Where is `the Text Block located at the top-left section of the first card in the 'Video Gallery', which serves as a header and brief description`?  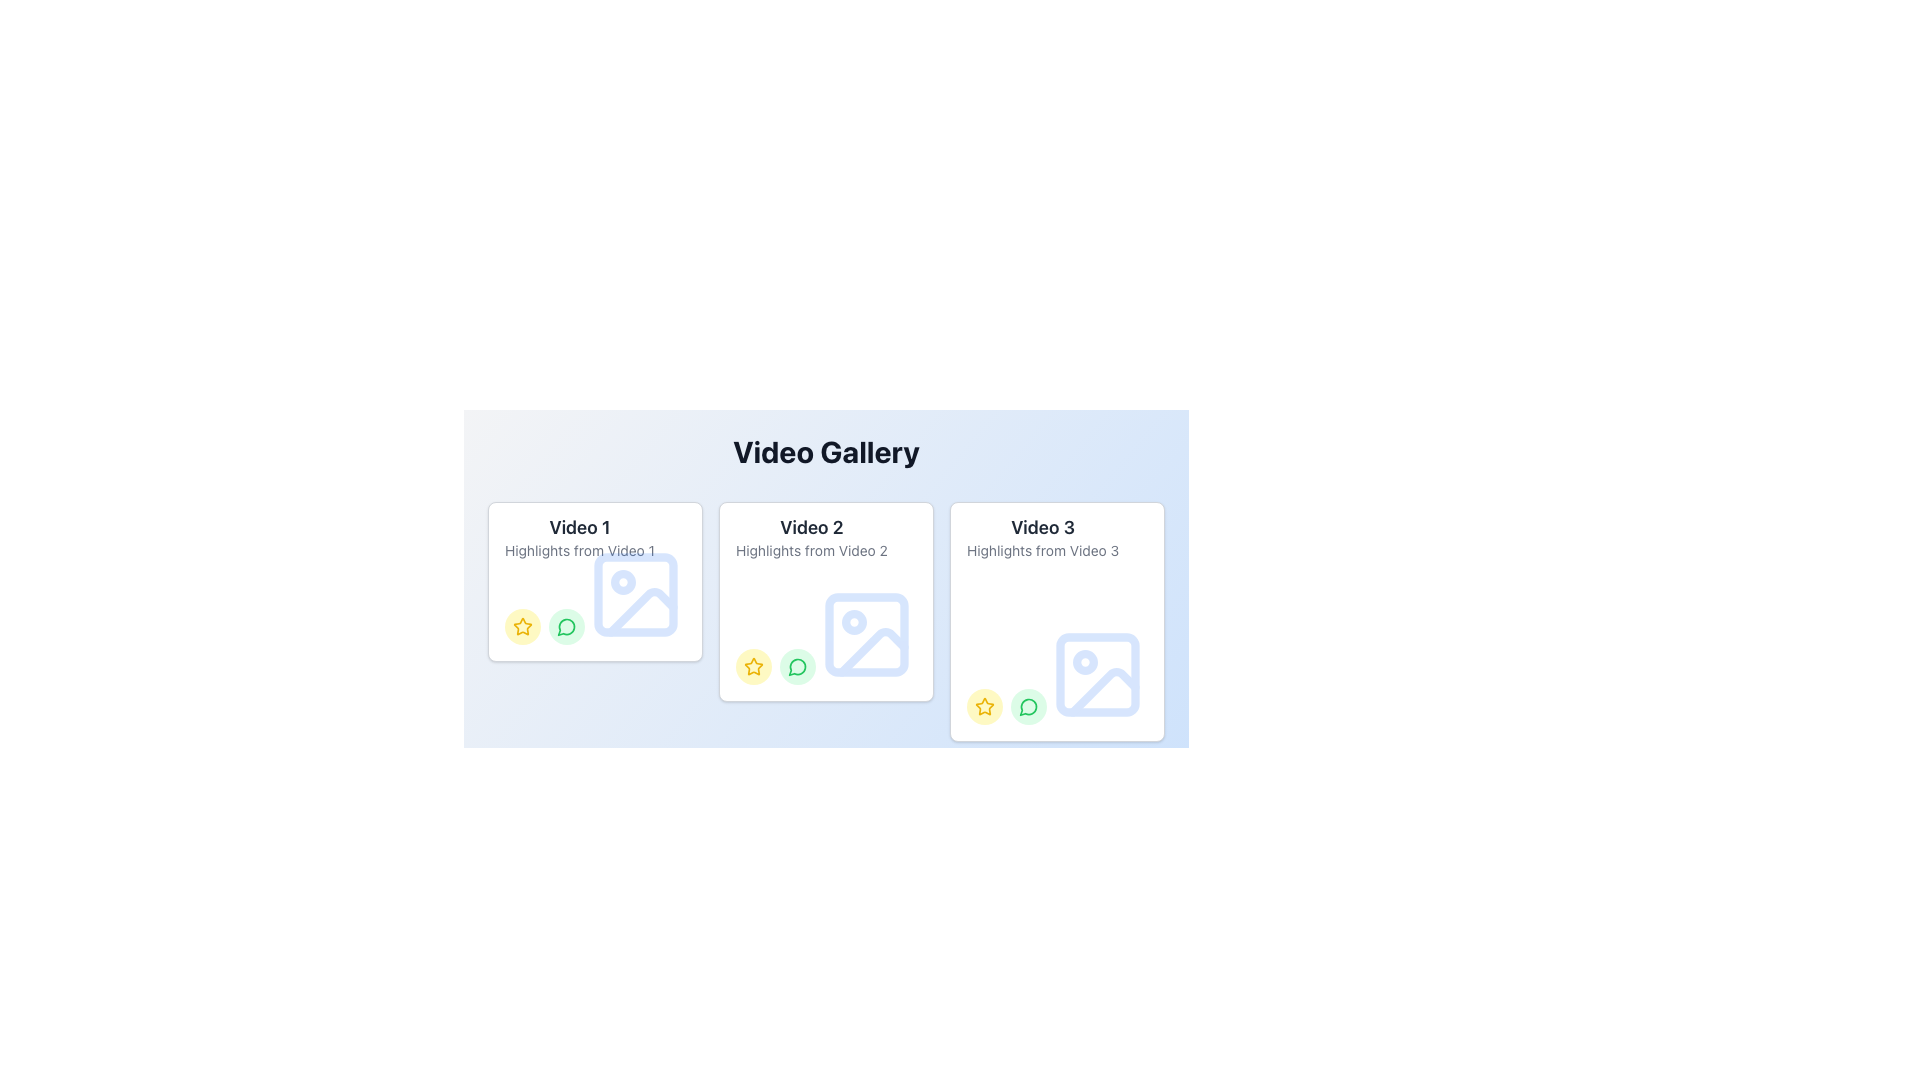 the Text Block located at the top-left section of the first card in the 'Video Gallery', which serves as a header and brief description is located at coordinates (579, 540).